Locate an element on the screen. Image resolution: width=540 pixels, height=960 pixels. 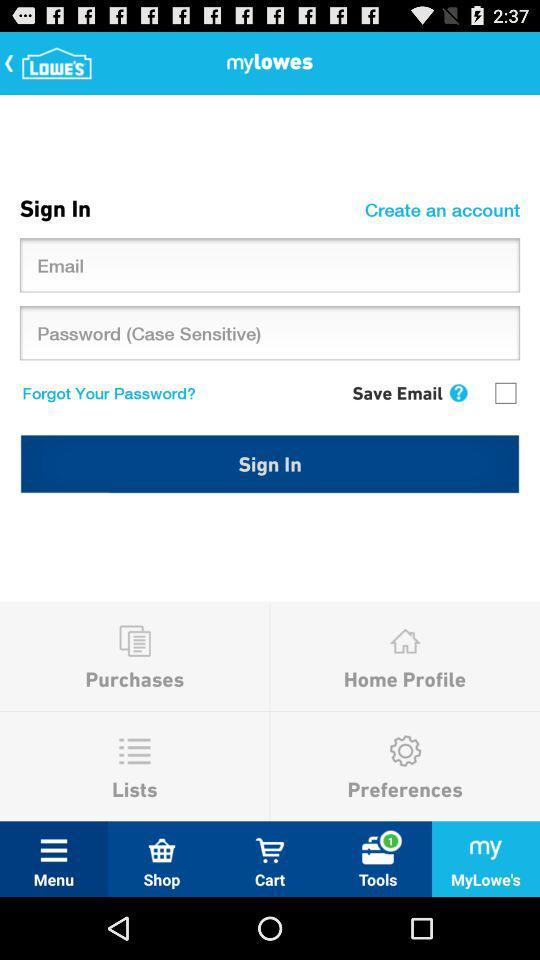
icon above sign in is located at coordinates (458, 392).